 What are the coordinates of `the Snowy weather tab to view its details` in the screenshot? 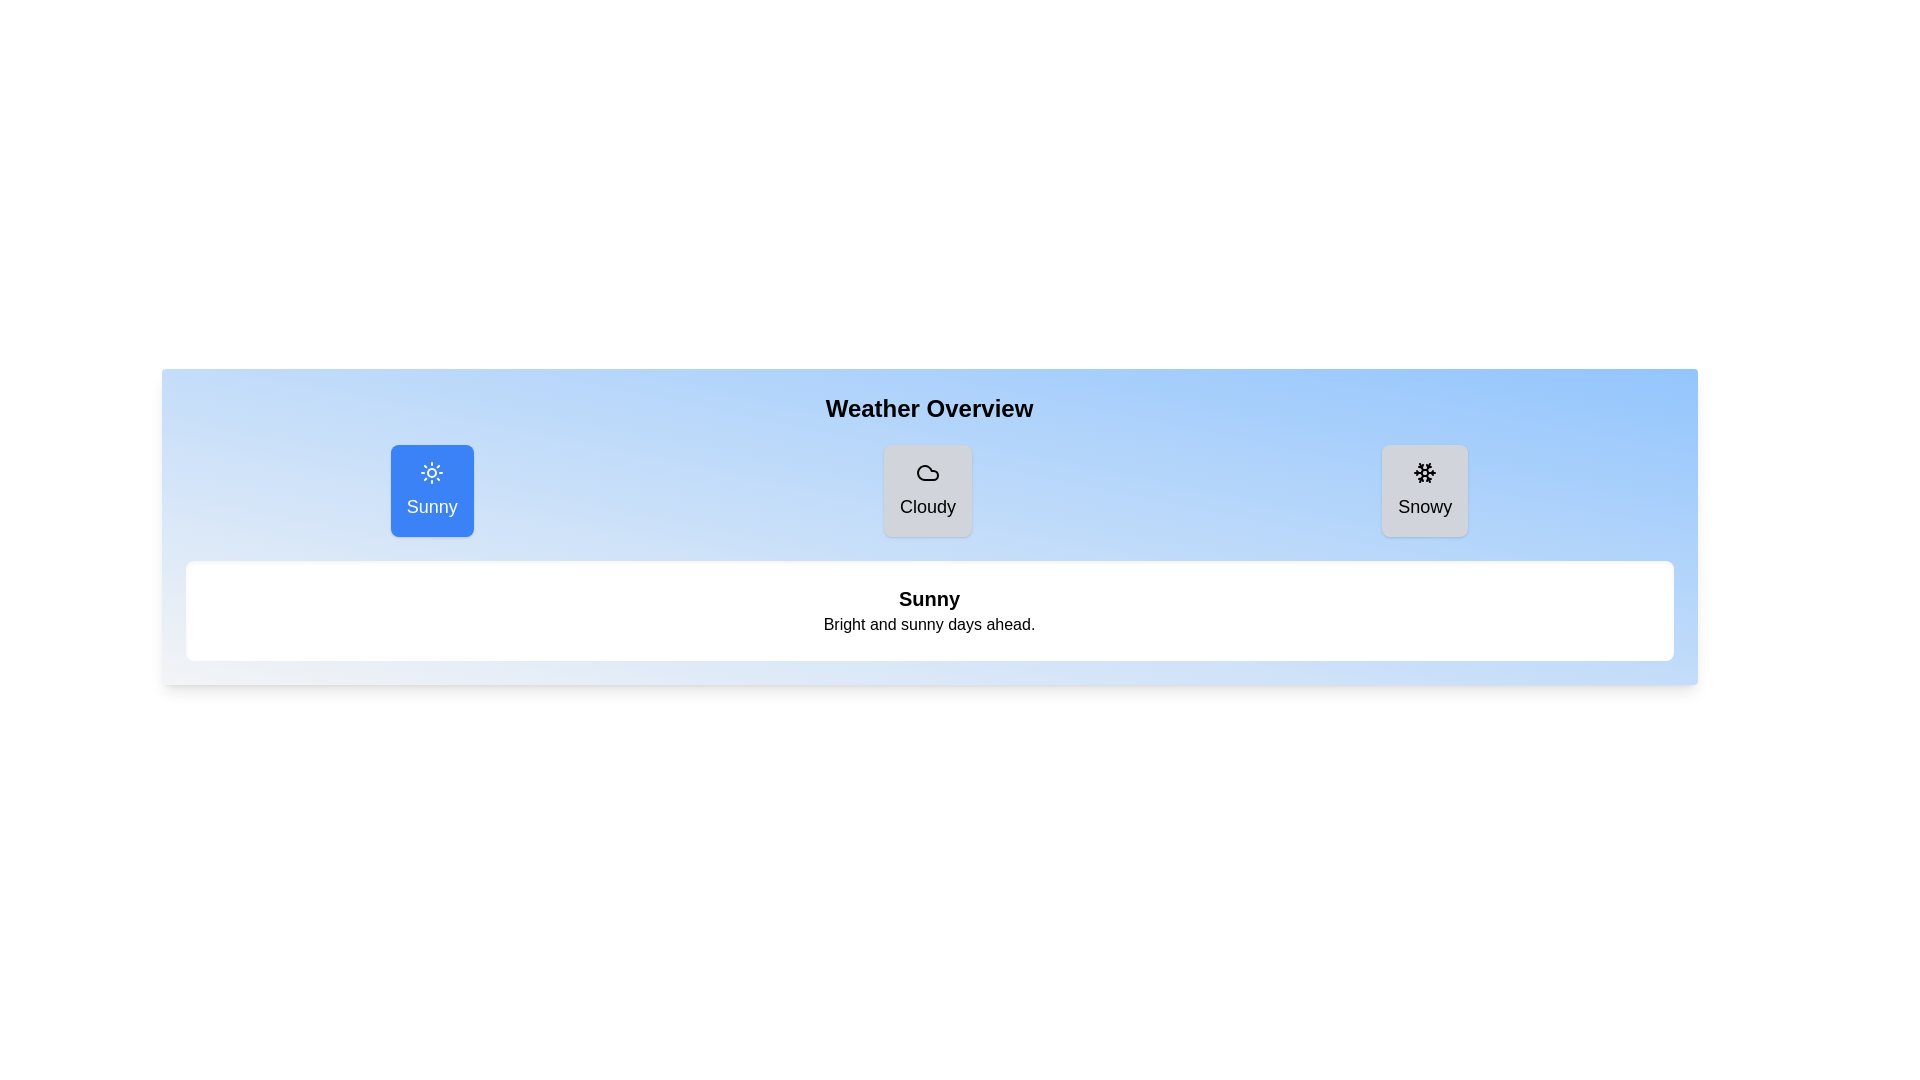 It's located at (1424, 490).